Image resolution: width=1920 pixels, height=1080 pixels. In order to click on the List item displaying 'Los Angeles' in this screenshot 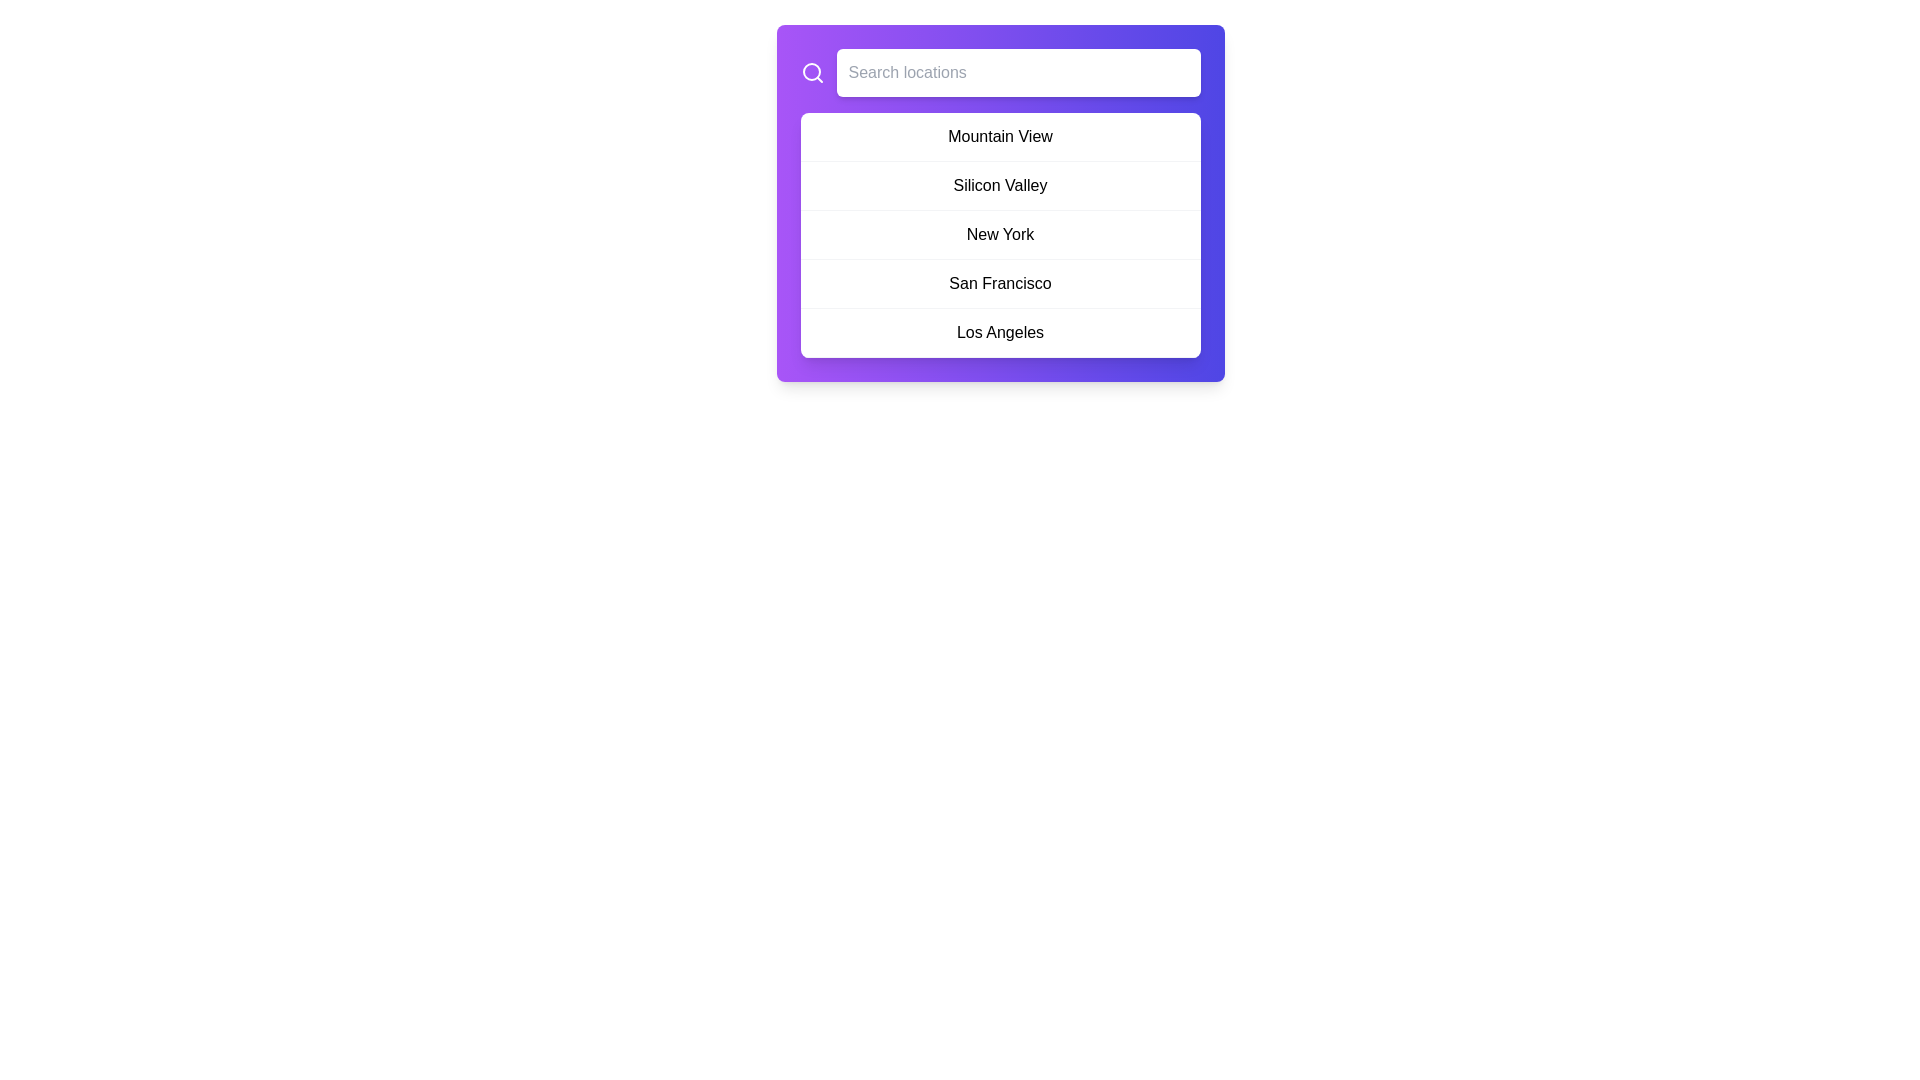, I will do `click(1000, 332)`.